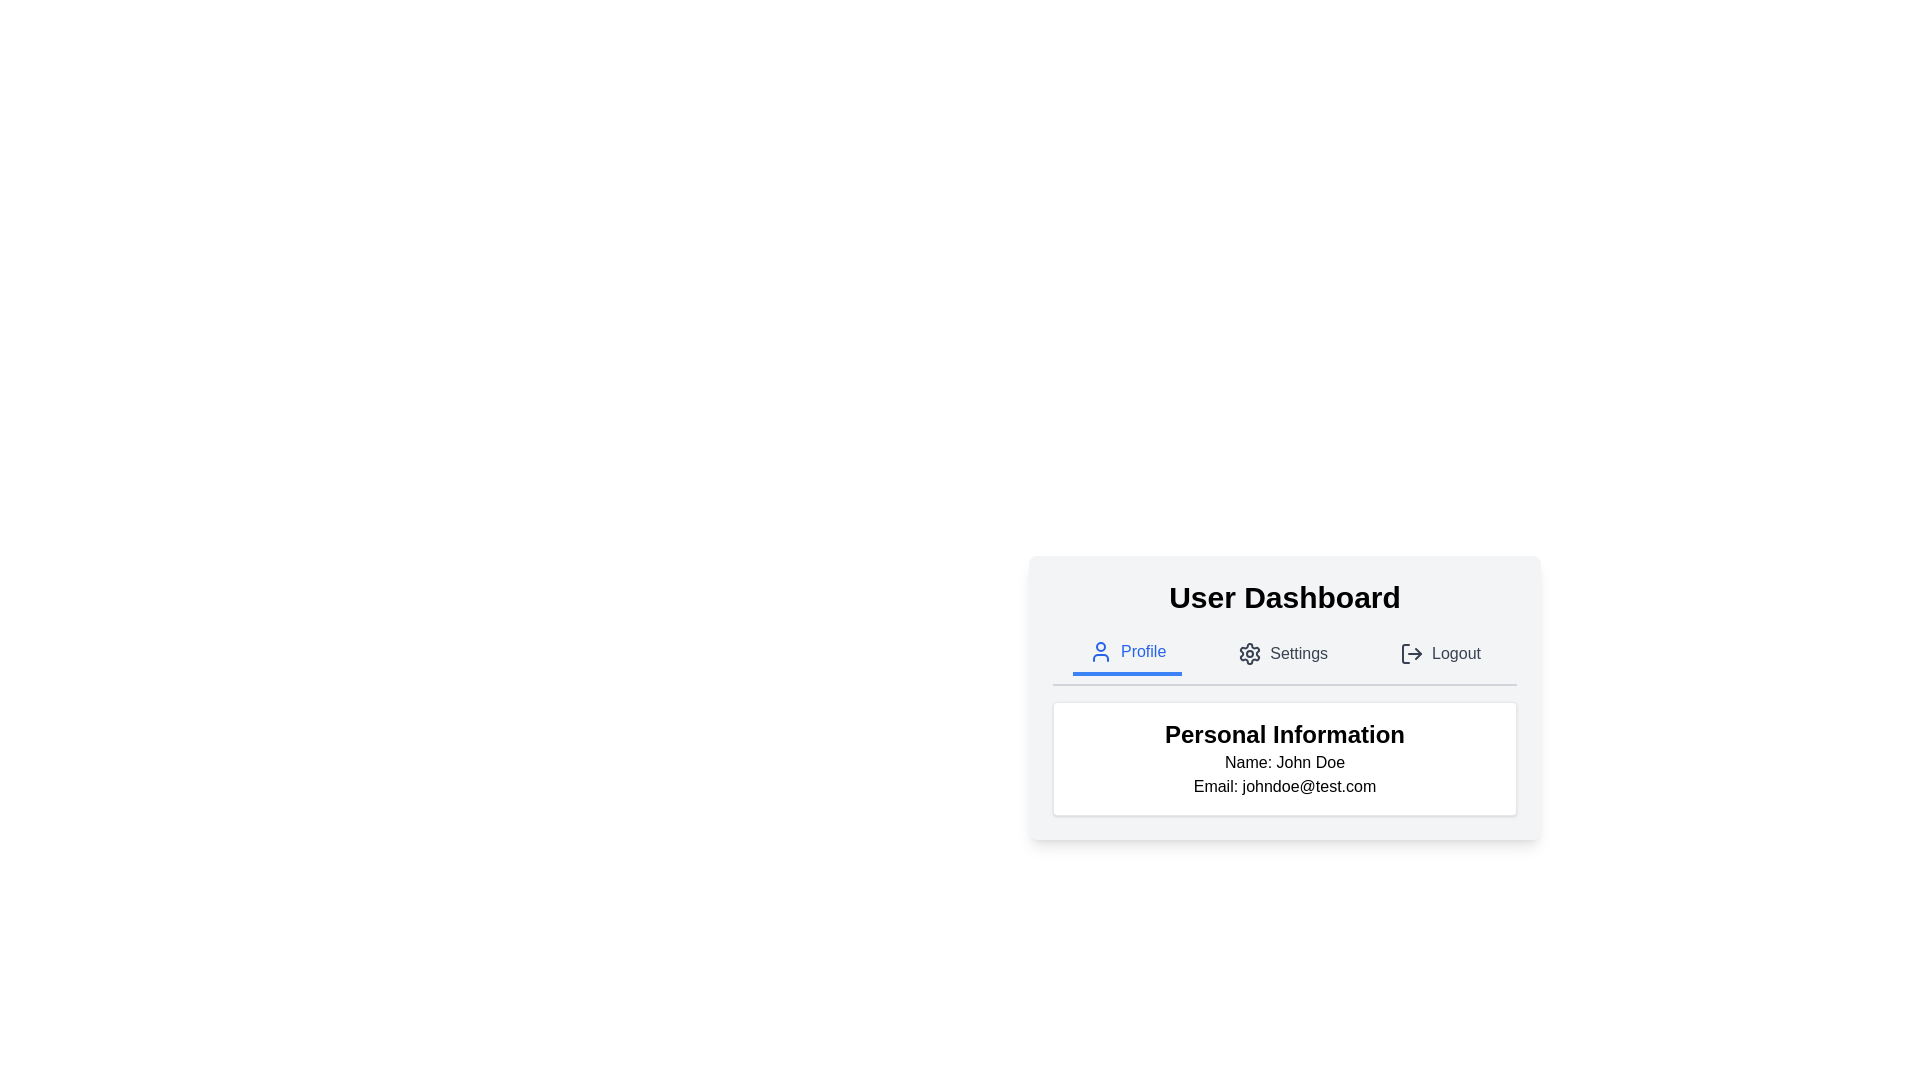 This screenshot has height=1080, width=1920. What do you see at coordinates (1285, 659) in the screenshot?
I see `the 'Profile' option in the navigation bar` at bounding box center [1285, 659].